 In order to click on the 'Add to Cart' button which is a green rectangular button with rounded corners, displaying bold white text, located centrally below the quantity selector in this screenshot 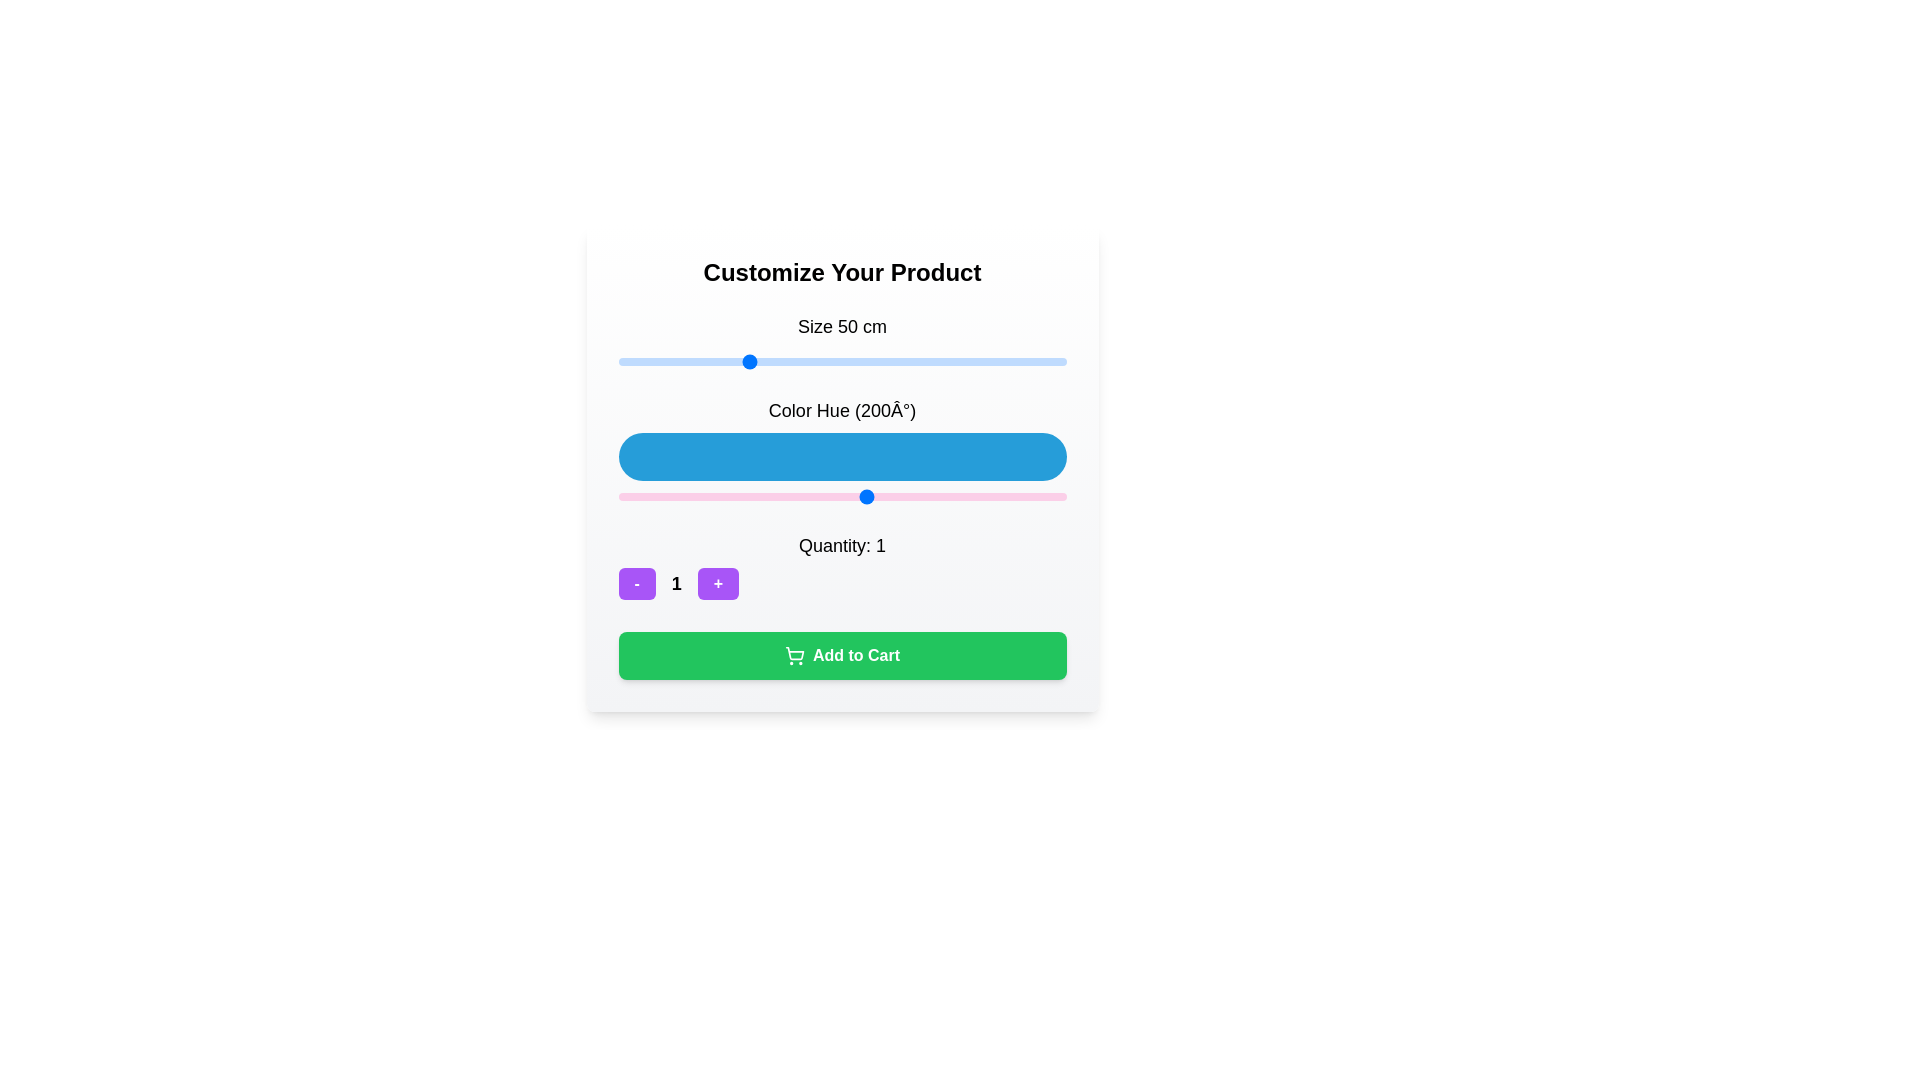, I will do `click(856, 655)`.